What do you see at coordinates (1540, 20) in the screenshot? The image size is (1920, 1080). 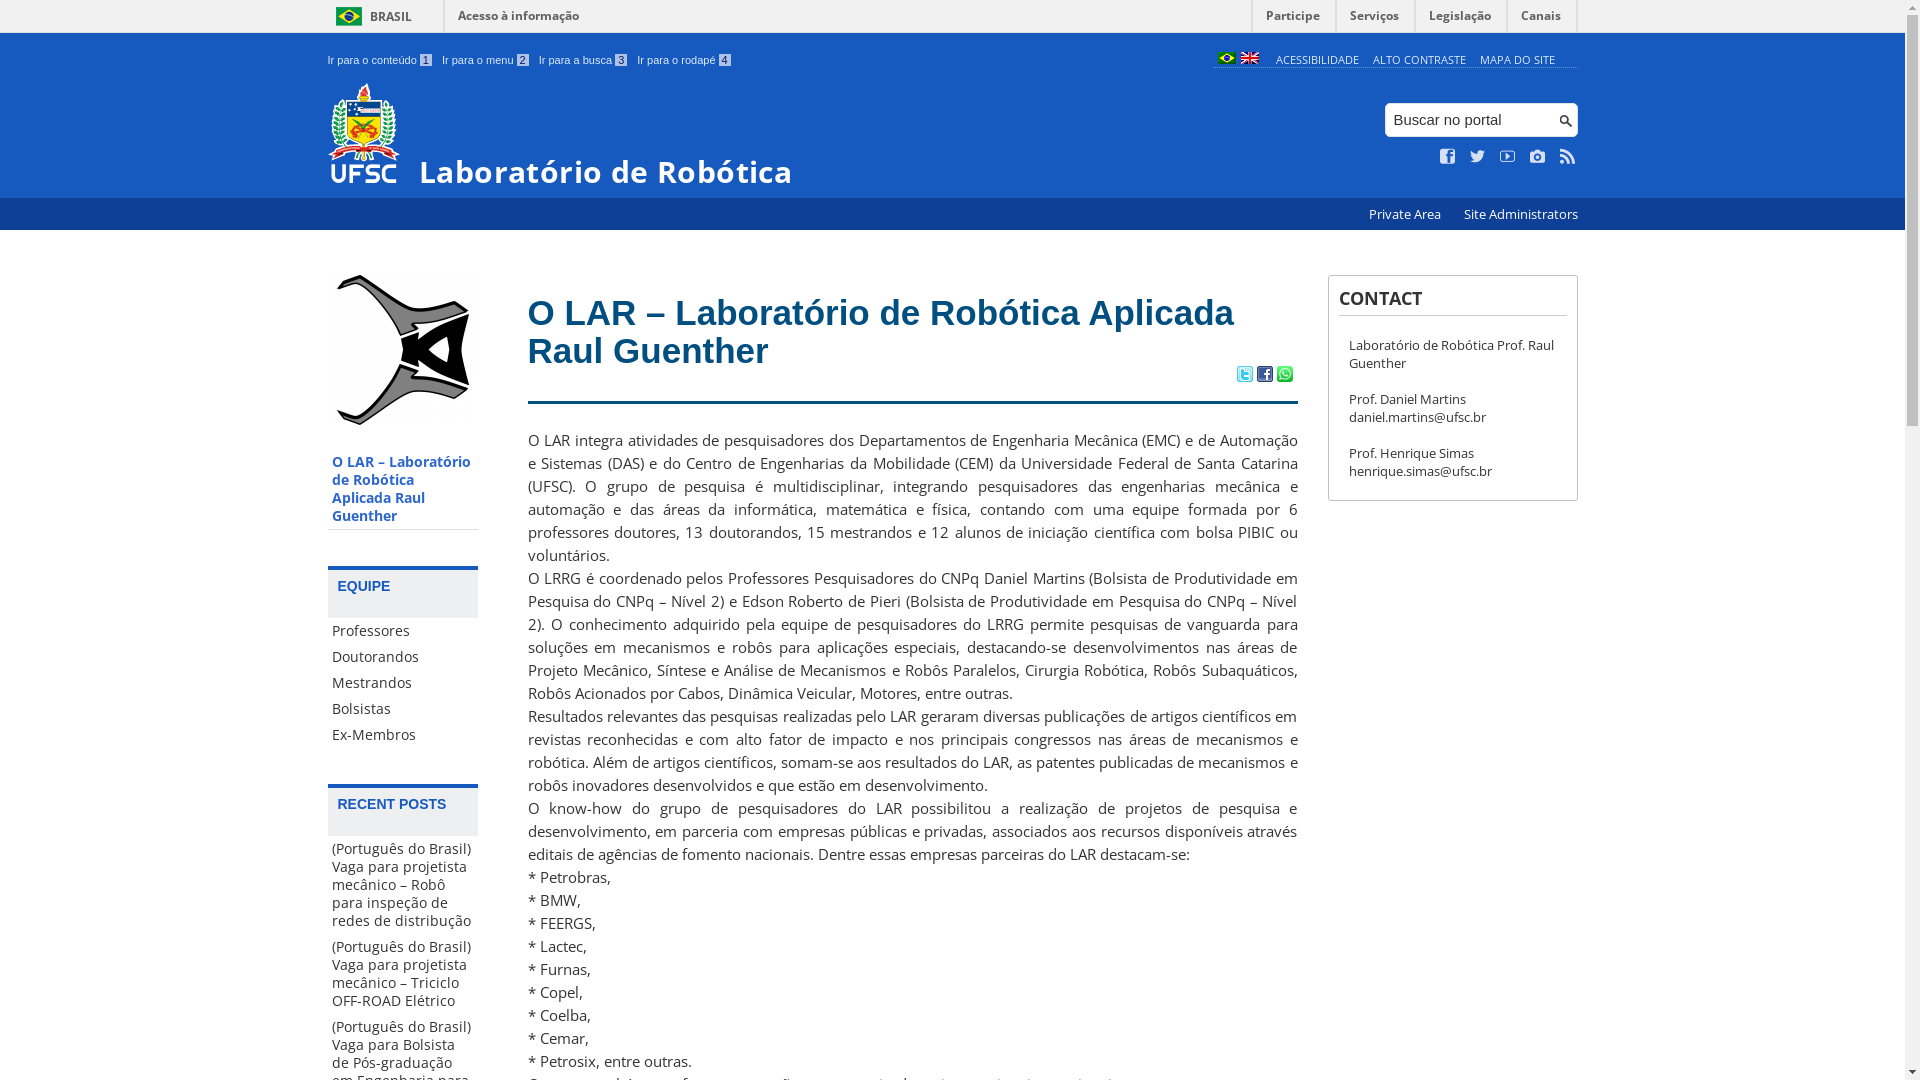 I see `'Canais'` at bounding box center [1540, 20].